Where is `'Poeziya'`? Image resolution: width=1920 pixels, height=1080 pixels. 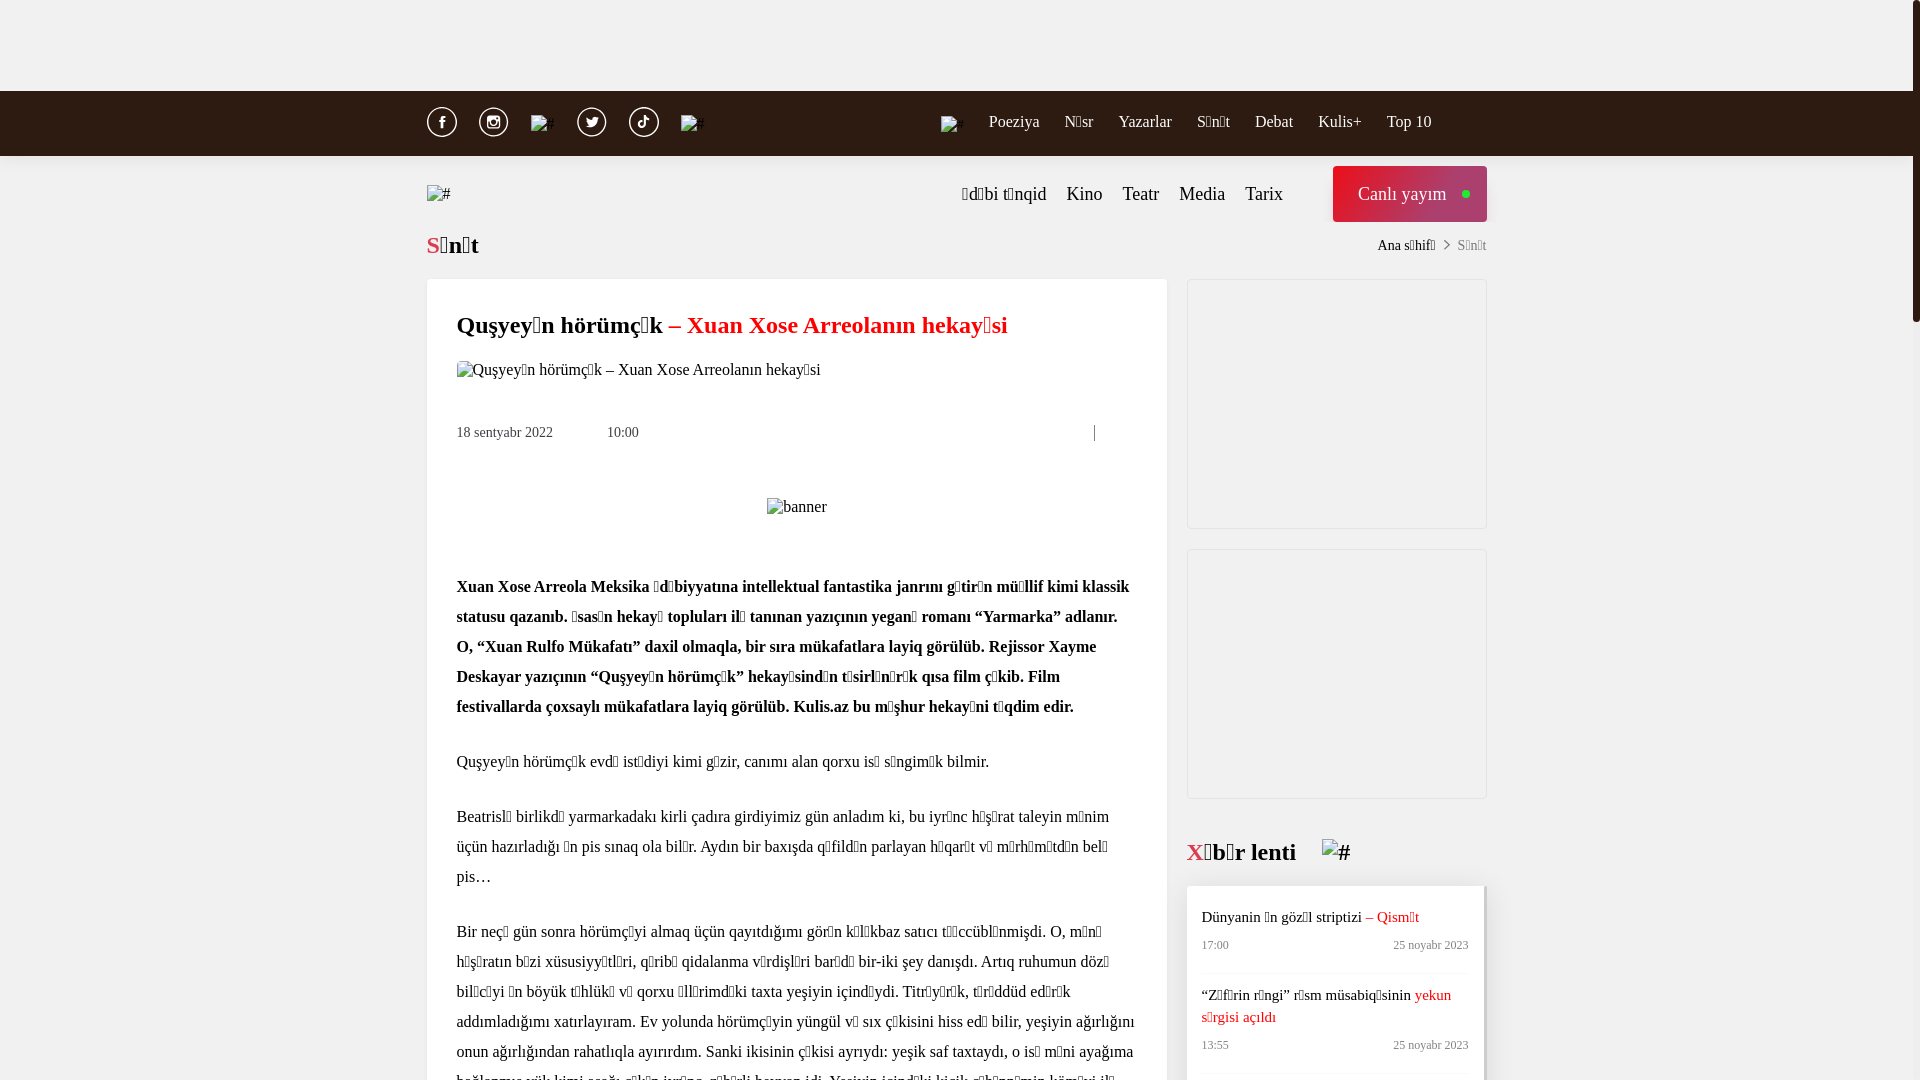 'Poeziya' is located at coordinates (1014, 120).